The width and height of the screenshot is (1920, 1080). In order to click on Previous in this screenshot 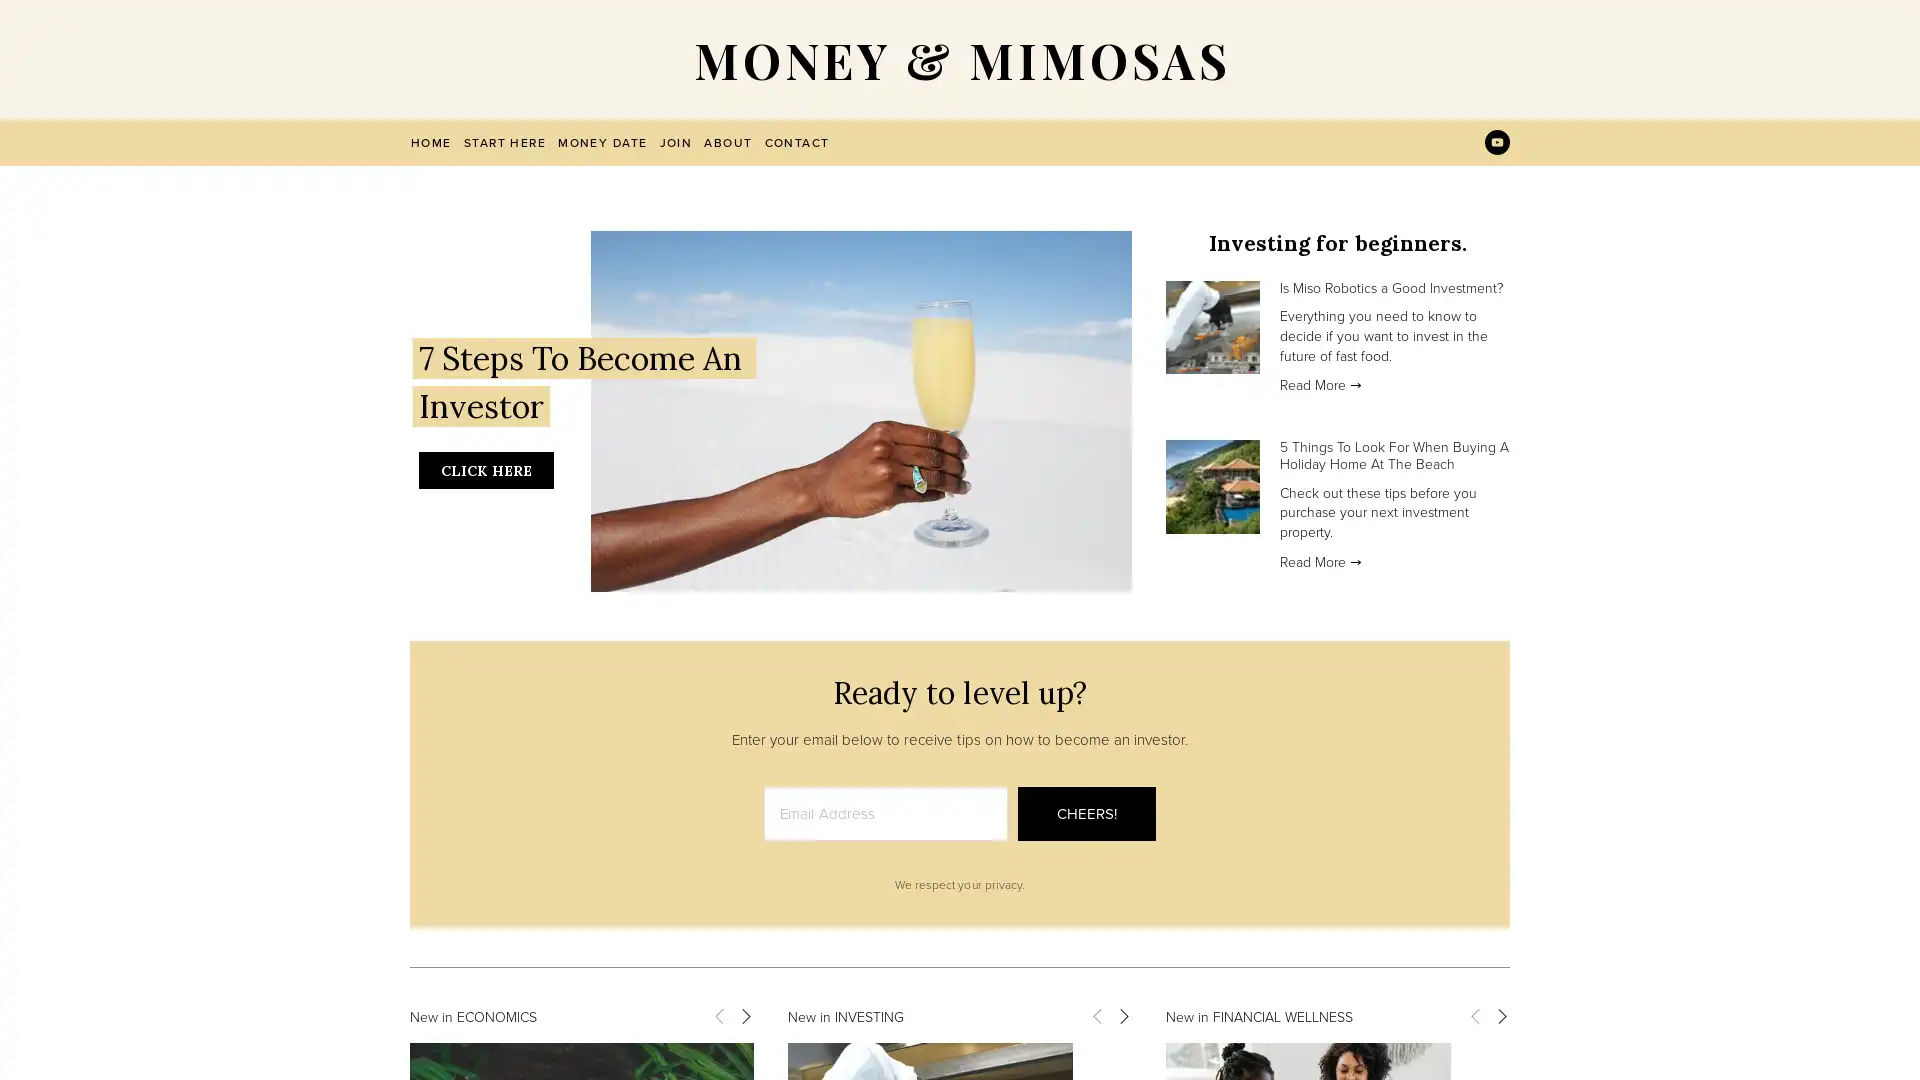, I will do `click(1096, 1014)`.